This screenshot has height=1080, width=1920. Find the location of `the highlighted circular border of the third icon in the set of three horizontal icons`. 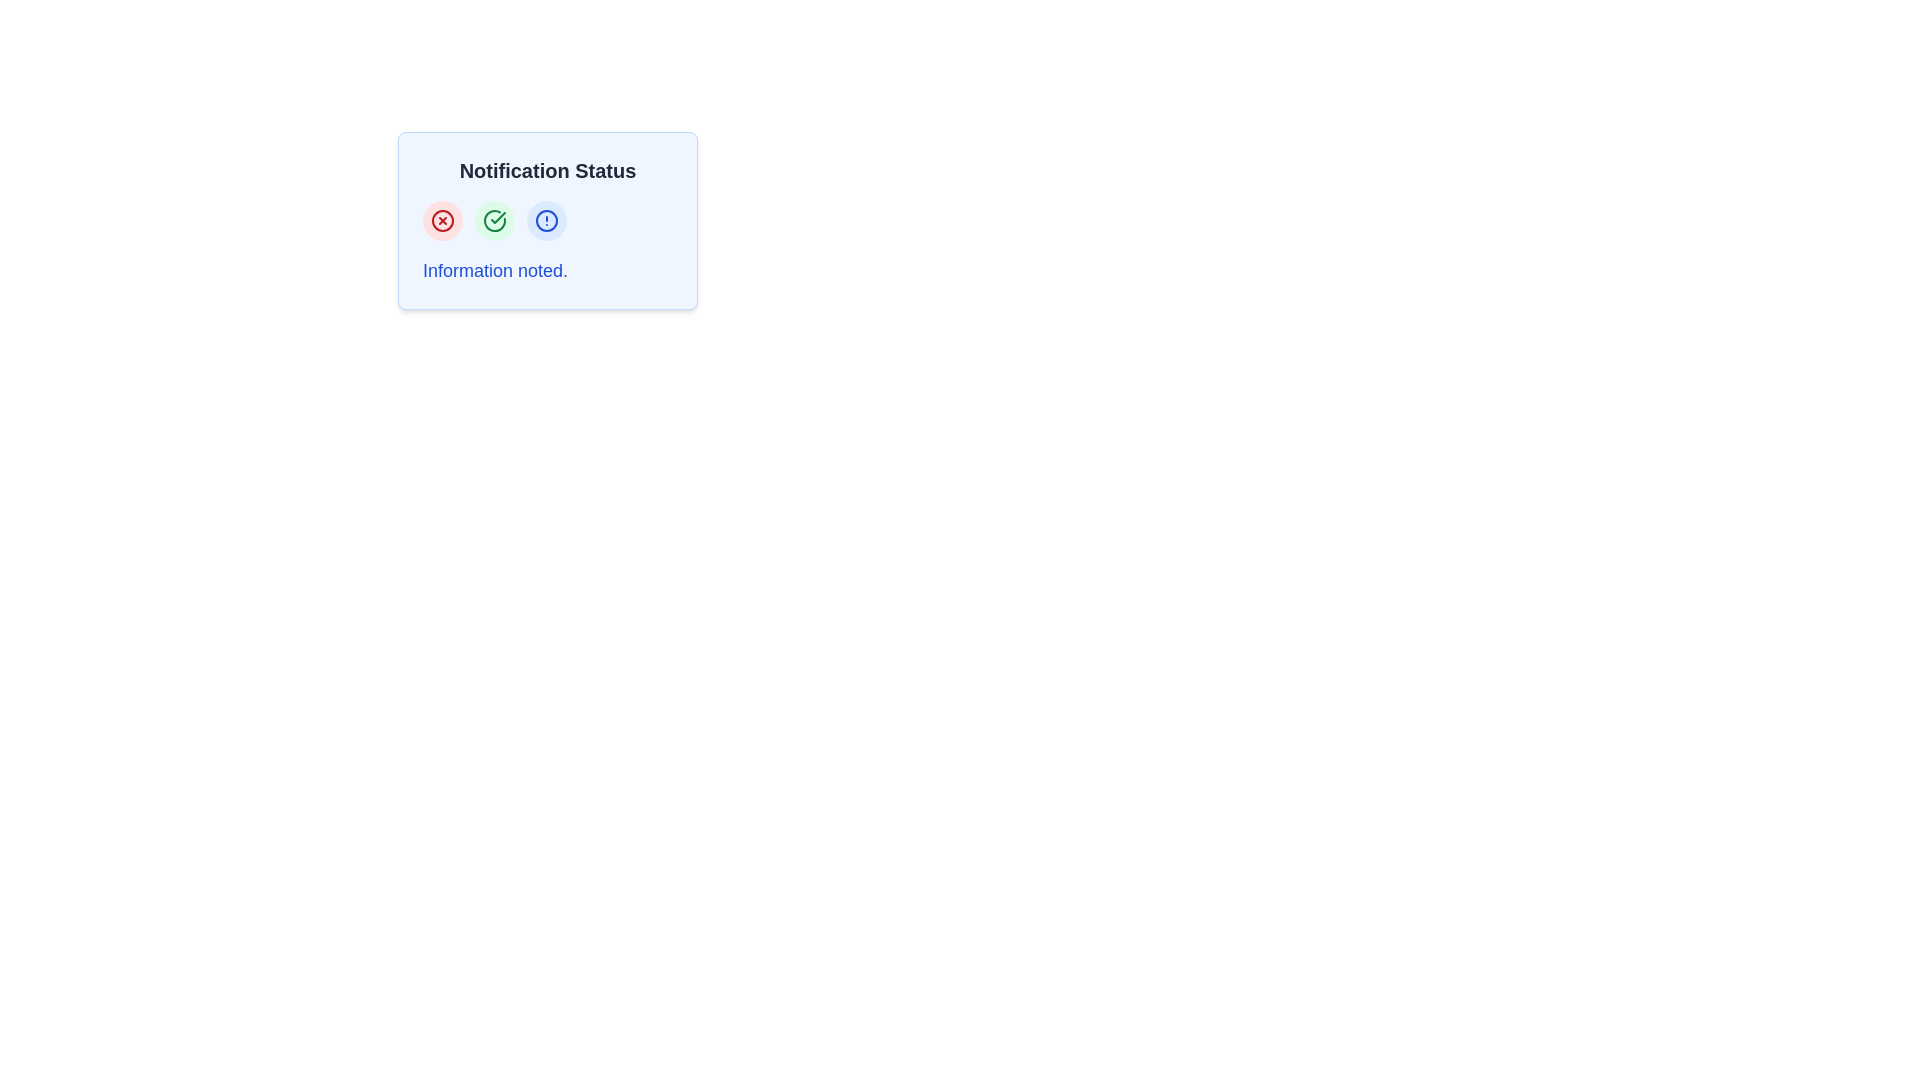

the highlighted circular border of the third icon in the set of three horizontal icons is located at coordinates (547, 220).